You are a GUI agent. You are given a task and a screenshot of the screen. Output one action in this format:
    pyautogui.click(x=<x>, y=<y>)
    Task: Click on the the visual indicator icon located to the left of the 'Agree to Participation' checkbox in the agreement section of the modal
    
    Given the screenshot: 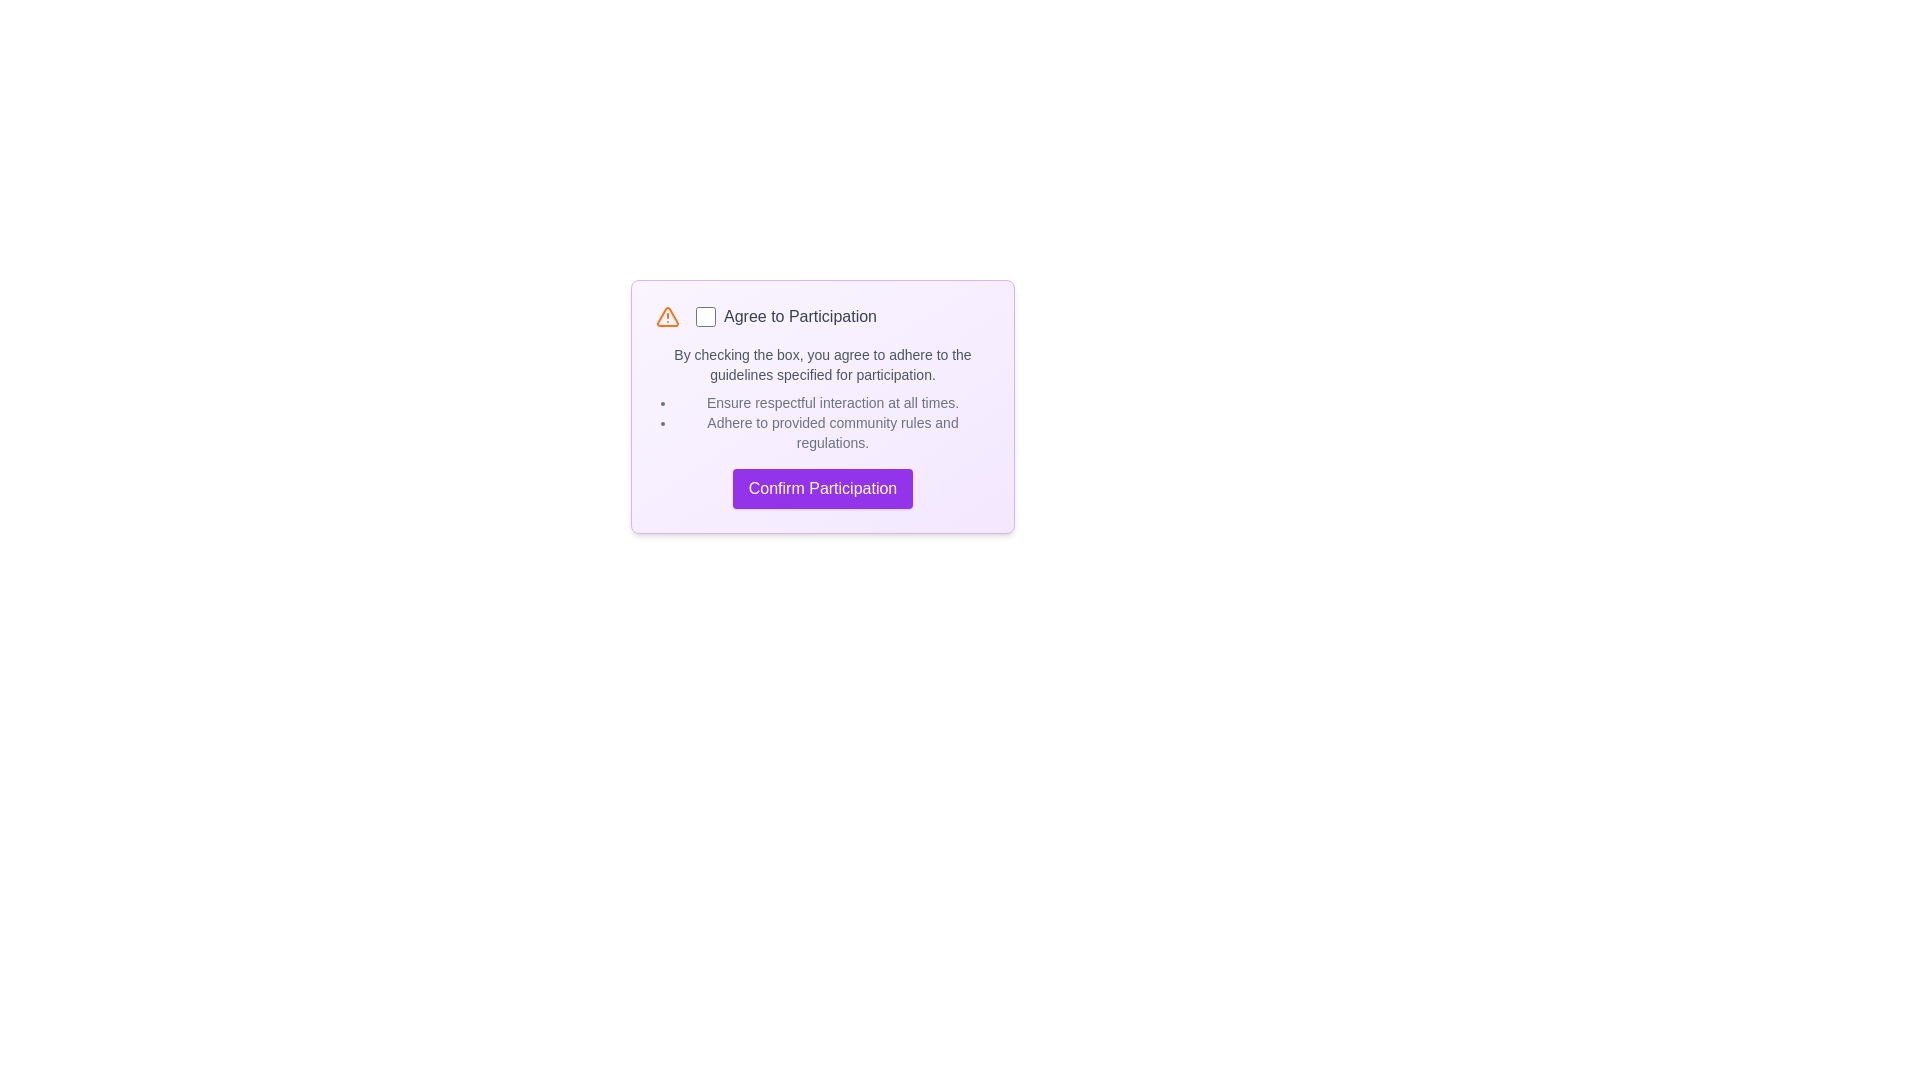 What is the action you would take?
    pyautogui.click(x=667, y=315)
    